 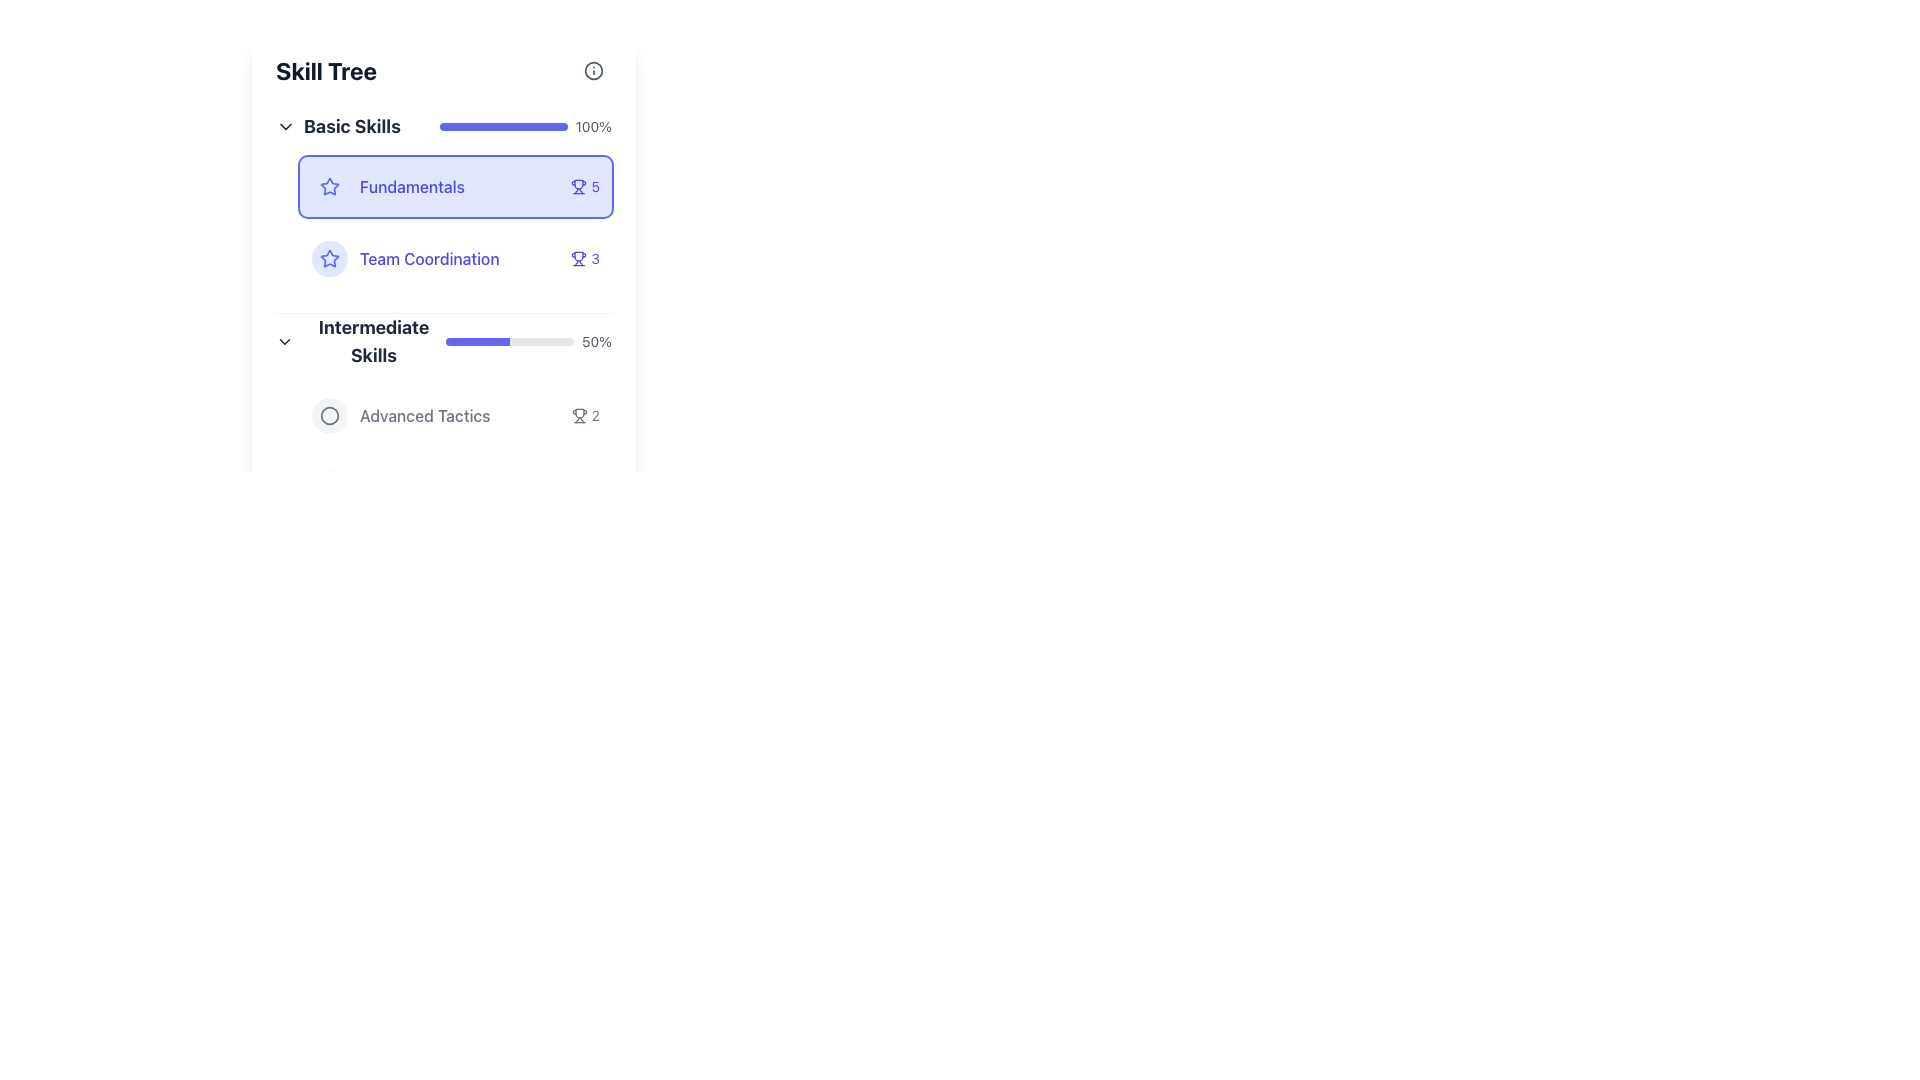 I want to click on the numerical value display next to the trophy icon in the 'Intermediate Skills' section labeled 'Advanced Tactics', so click(x=594, y=415).